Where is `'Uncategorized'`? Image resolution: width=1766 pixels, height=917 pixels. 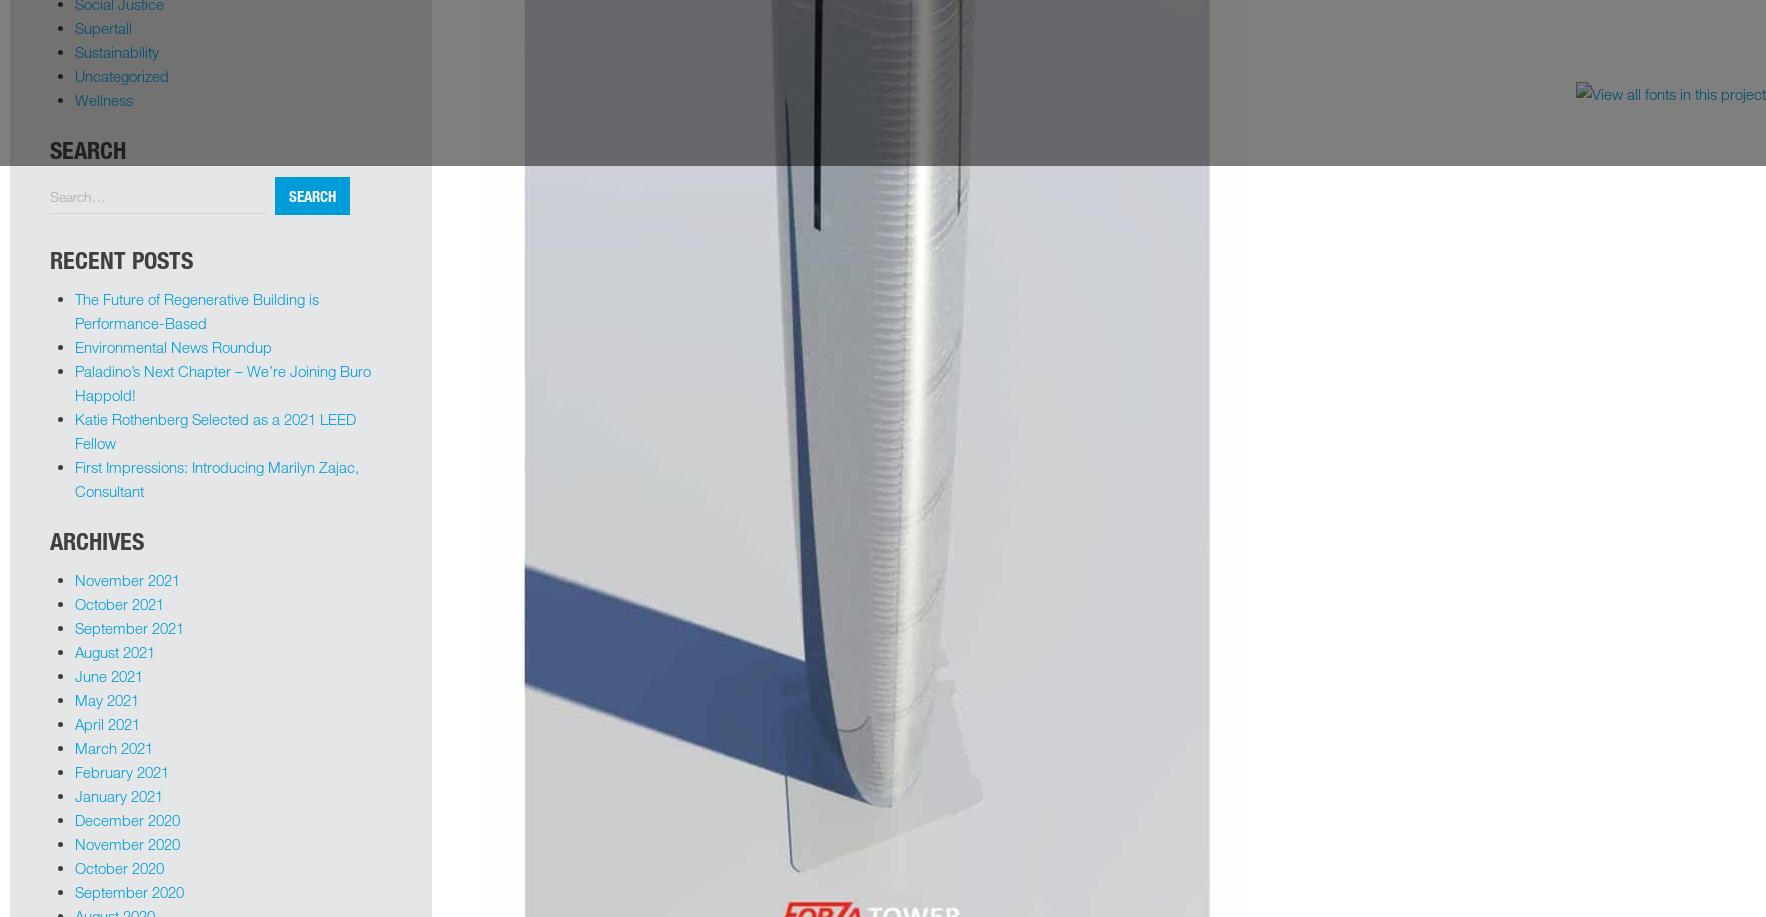
'Uncategorized' is located at coordinates (121, 75).